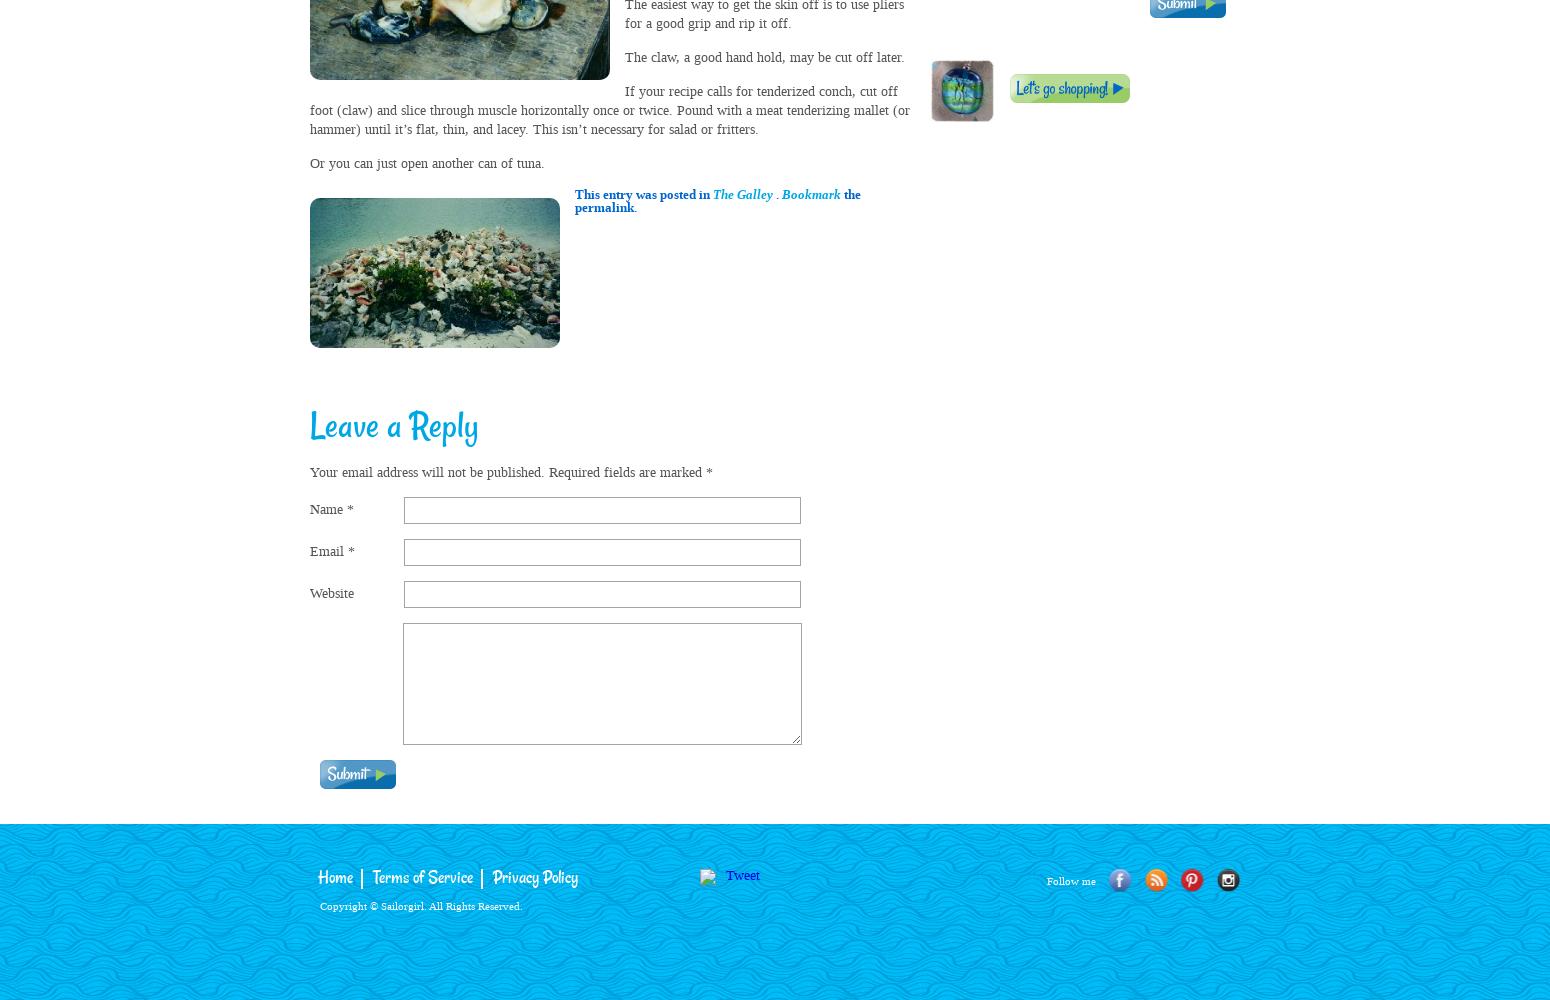 This screenshot has width=1550, height=1000. What do you see at coordinates (810, 193) in the screenshot?
I see `'Bookmark'` at bounding box center [810, 193].